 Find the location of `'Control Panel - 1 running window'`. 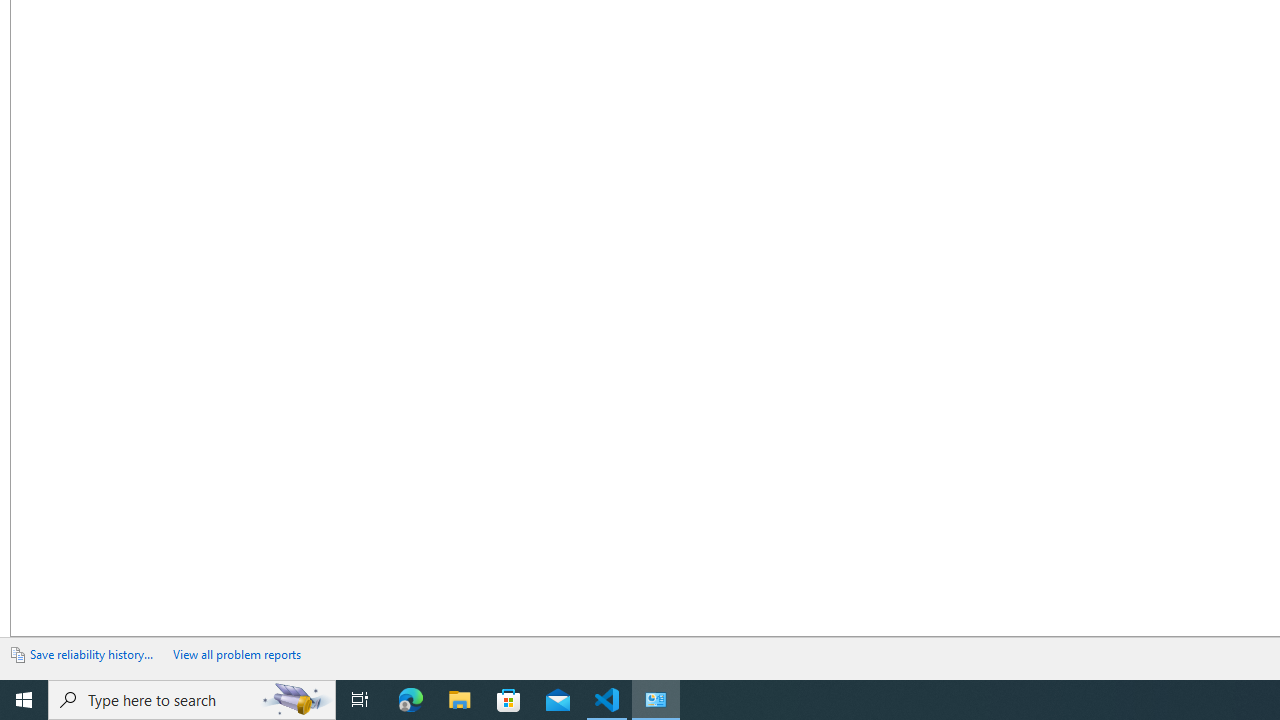

'Control Panel - 1 running window' is located at coordinates (656, 698).